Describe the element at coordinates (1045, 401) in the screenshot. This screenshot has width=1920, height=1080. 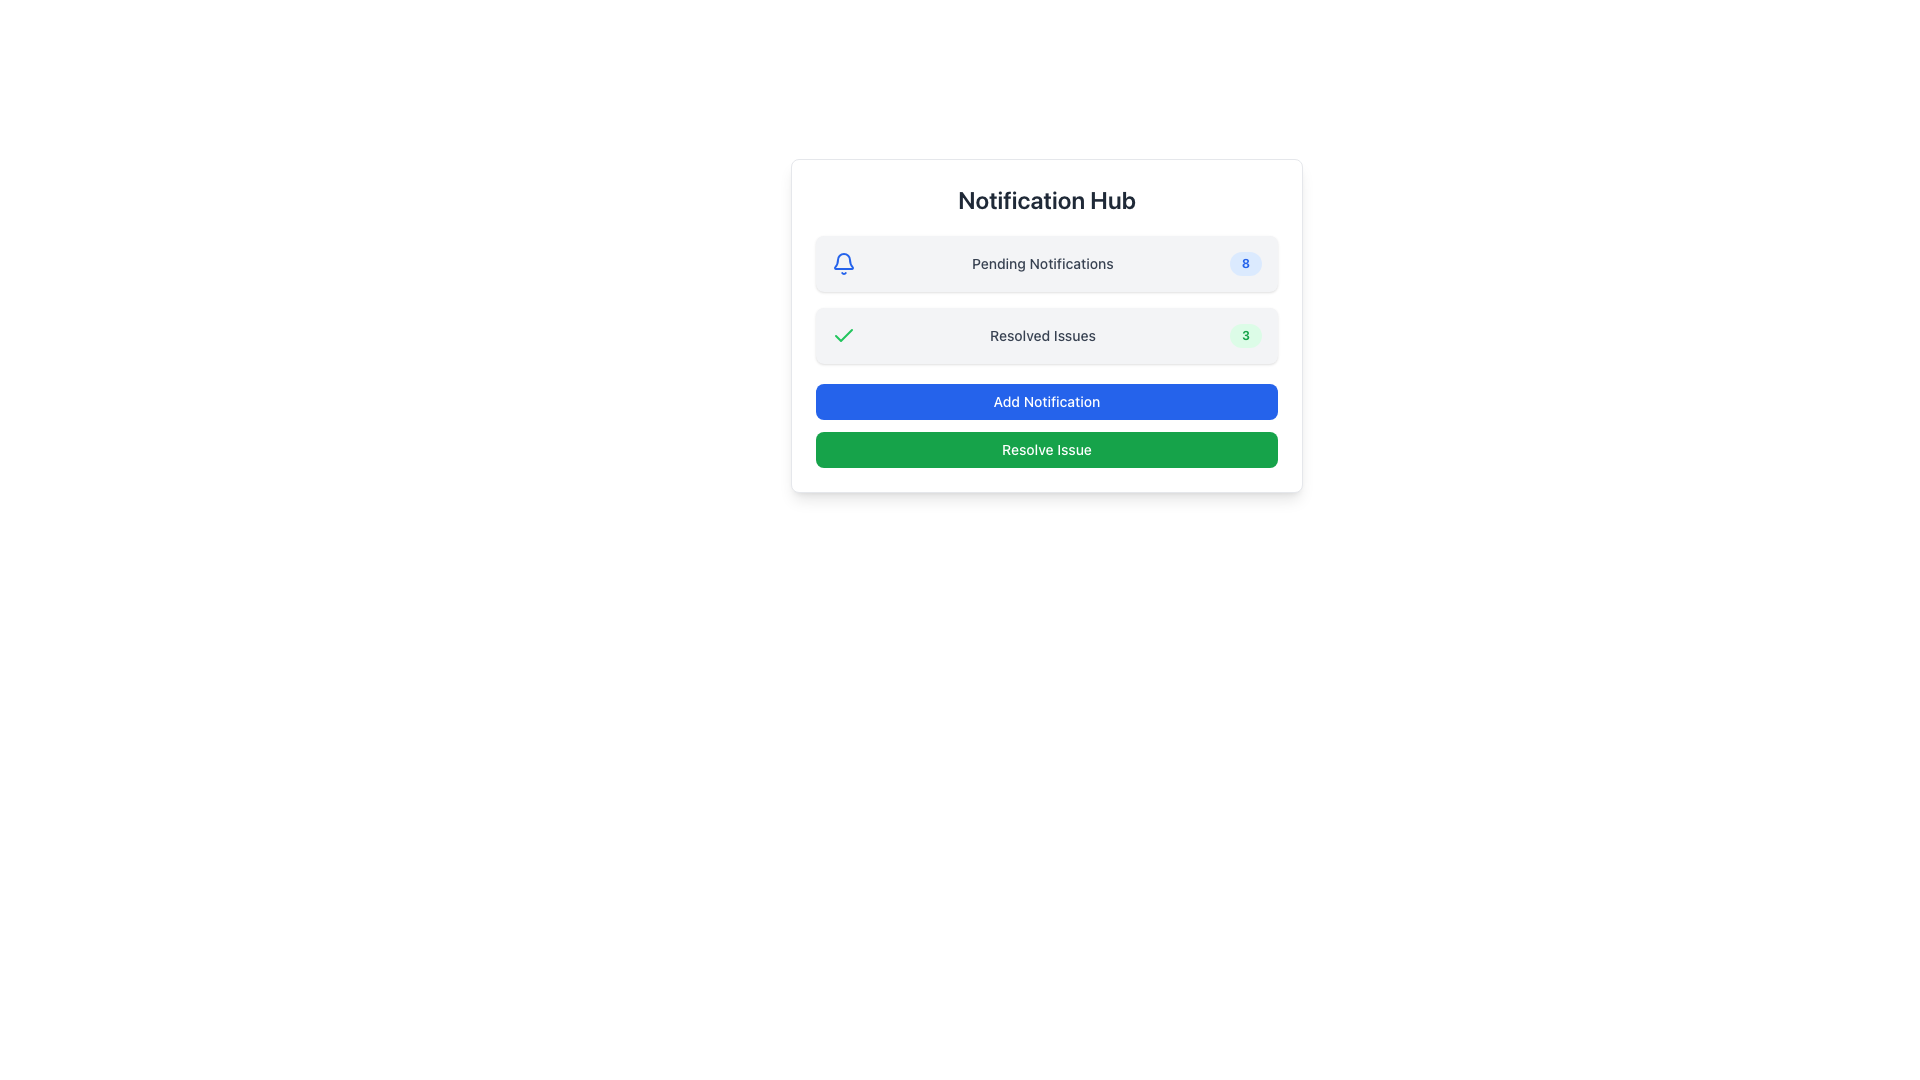
I see `the 'Add Notification' button` at that location.